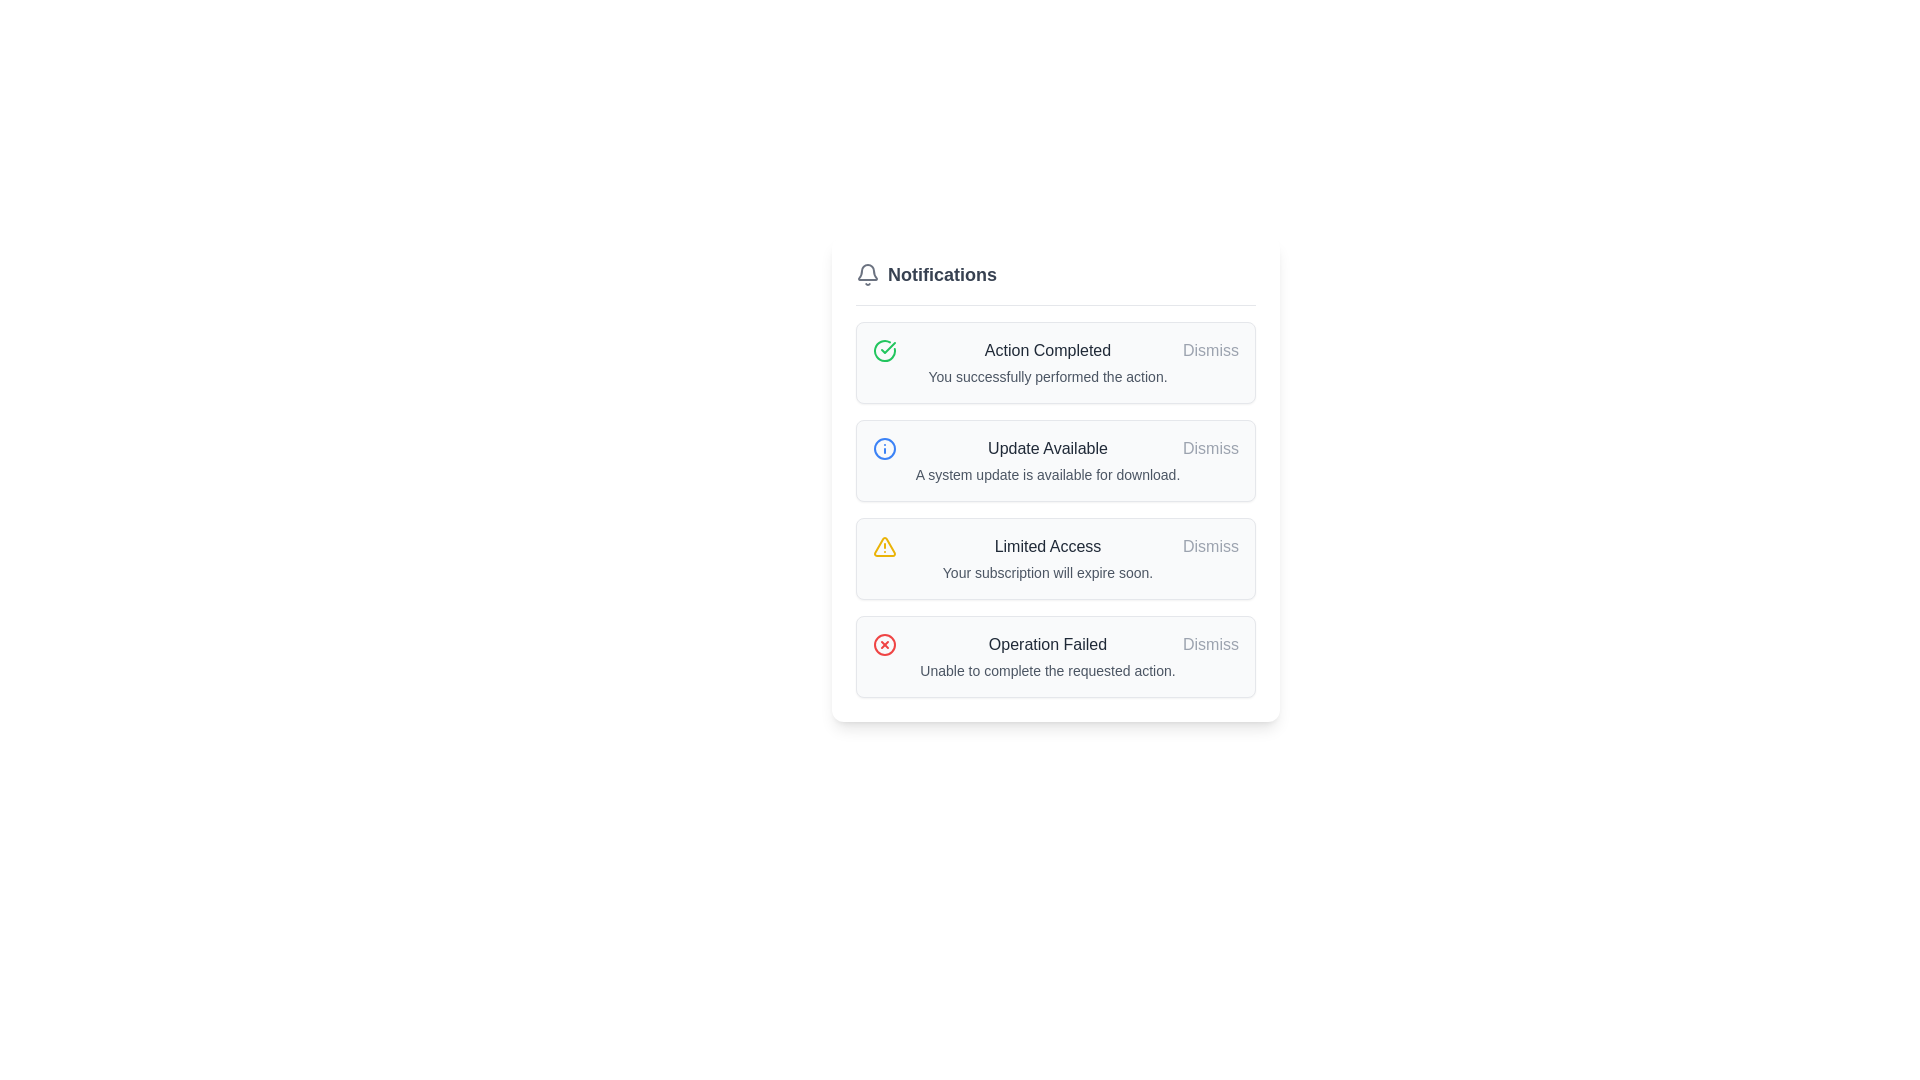 The height and width of the screenshot is (1080, 1920). Describe the element at coordinates (1046, 461) in the screenshot. I see `the static notification banner displaying 'Update Available' with a detailed message about a system update` at that location.